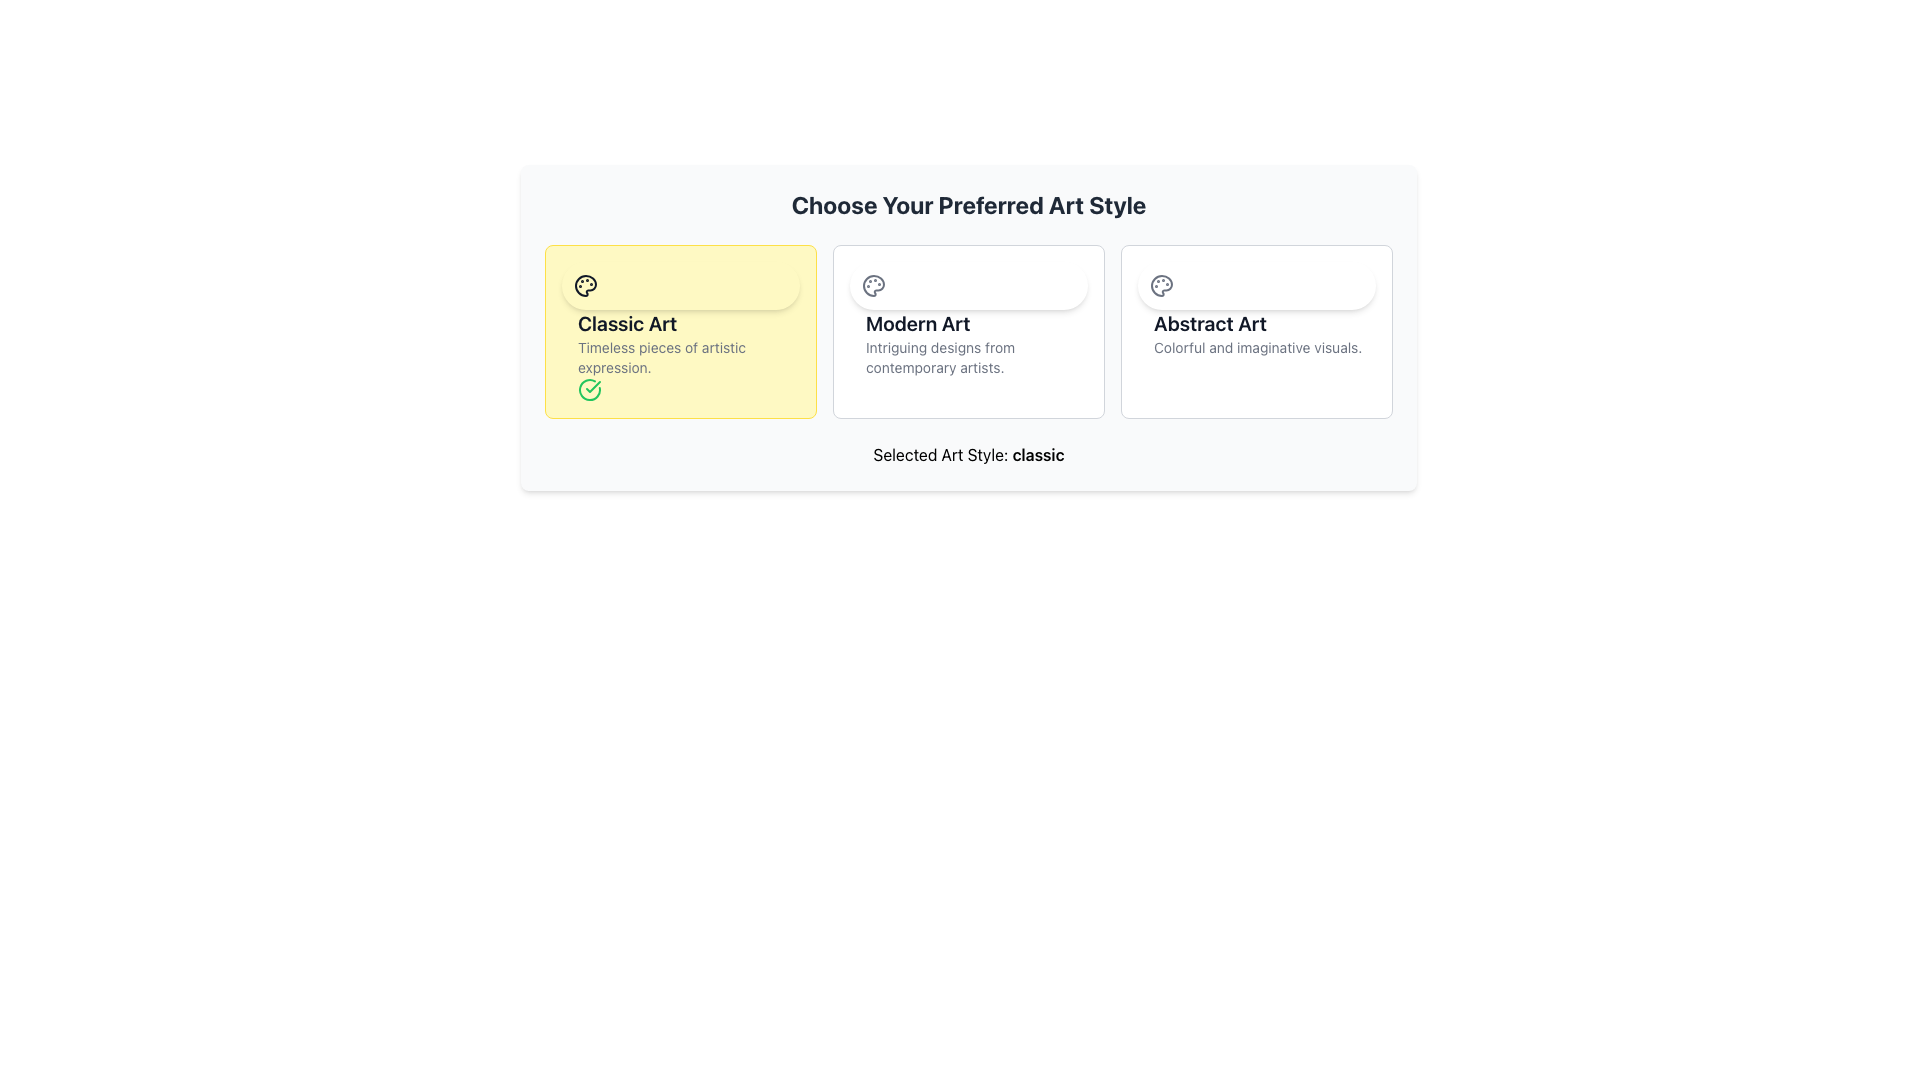 This screenshot has width=1920, height=1080. I want to click on the text label serving as the title of the 'Abstract Art' option, located at the top of the rightmost card among three horizontally aligned cards, so click(1264, 323).